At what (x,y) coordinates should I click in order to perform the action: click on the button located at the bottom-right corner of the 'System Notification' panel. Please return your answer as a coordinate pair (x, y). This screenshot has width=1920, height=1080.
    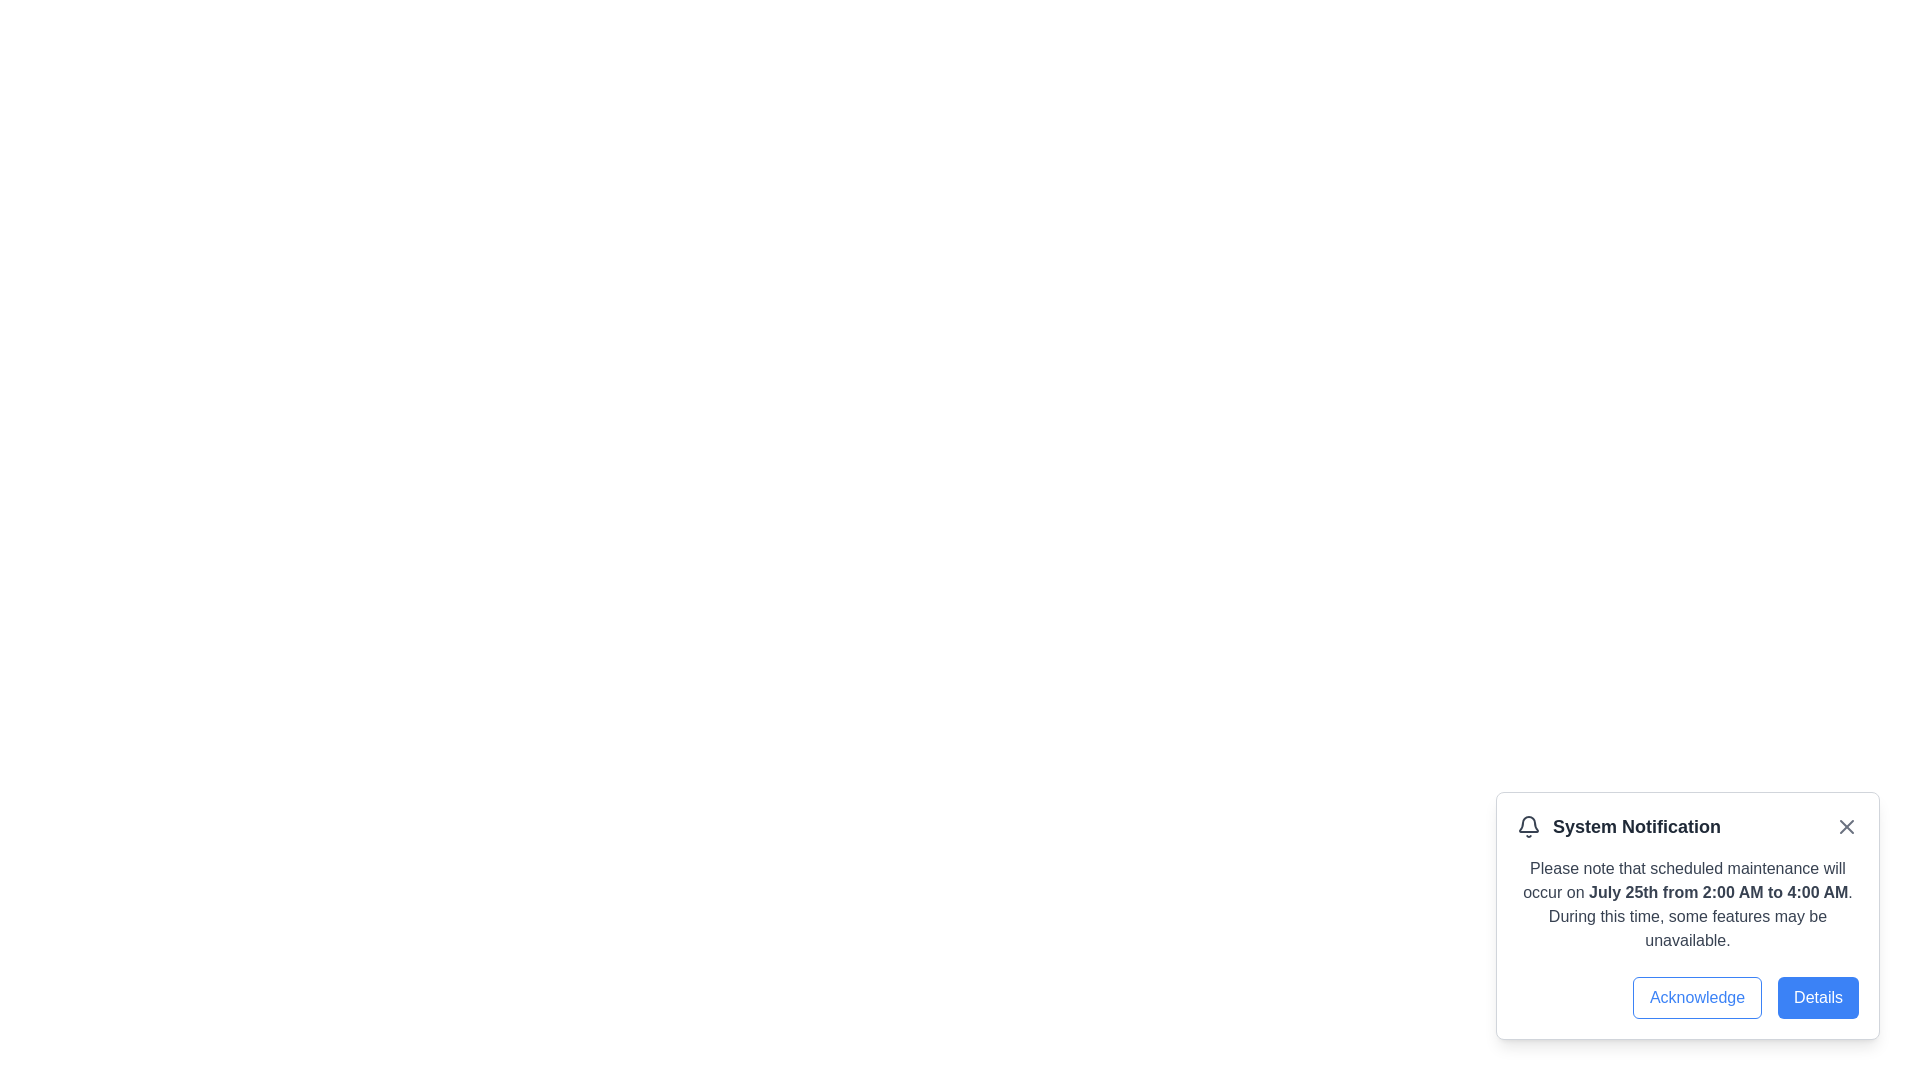
    Looking at the image, I should click on (1687, 998).